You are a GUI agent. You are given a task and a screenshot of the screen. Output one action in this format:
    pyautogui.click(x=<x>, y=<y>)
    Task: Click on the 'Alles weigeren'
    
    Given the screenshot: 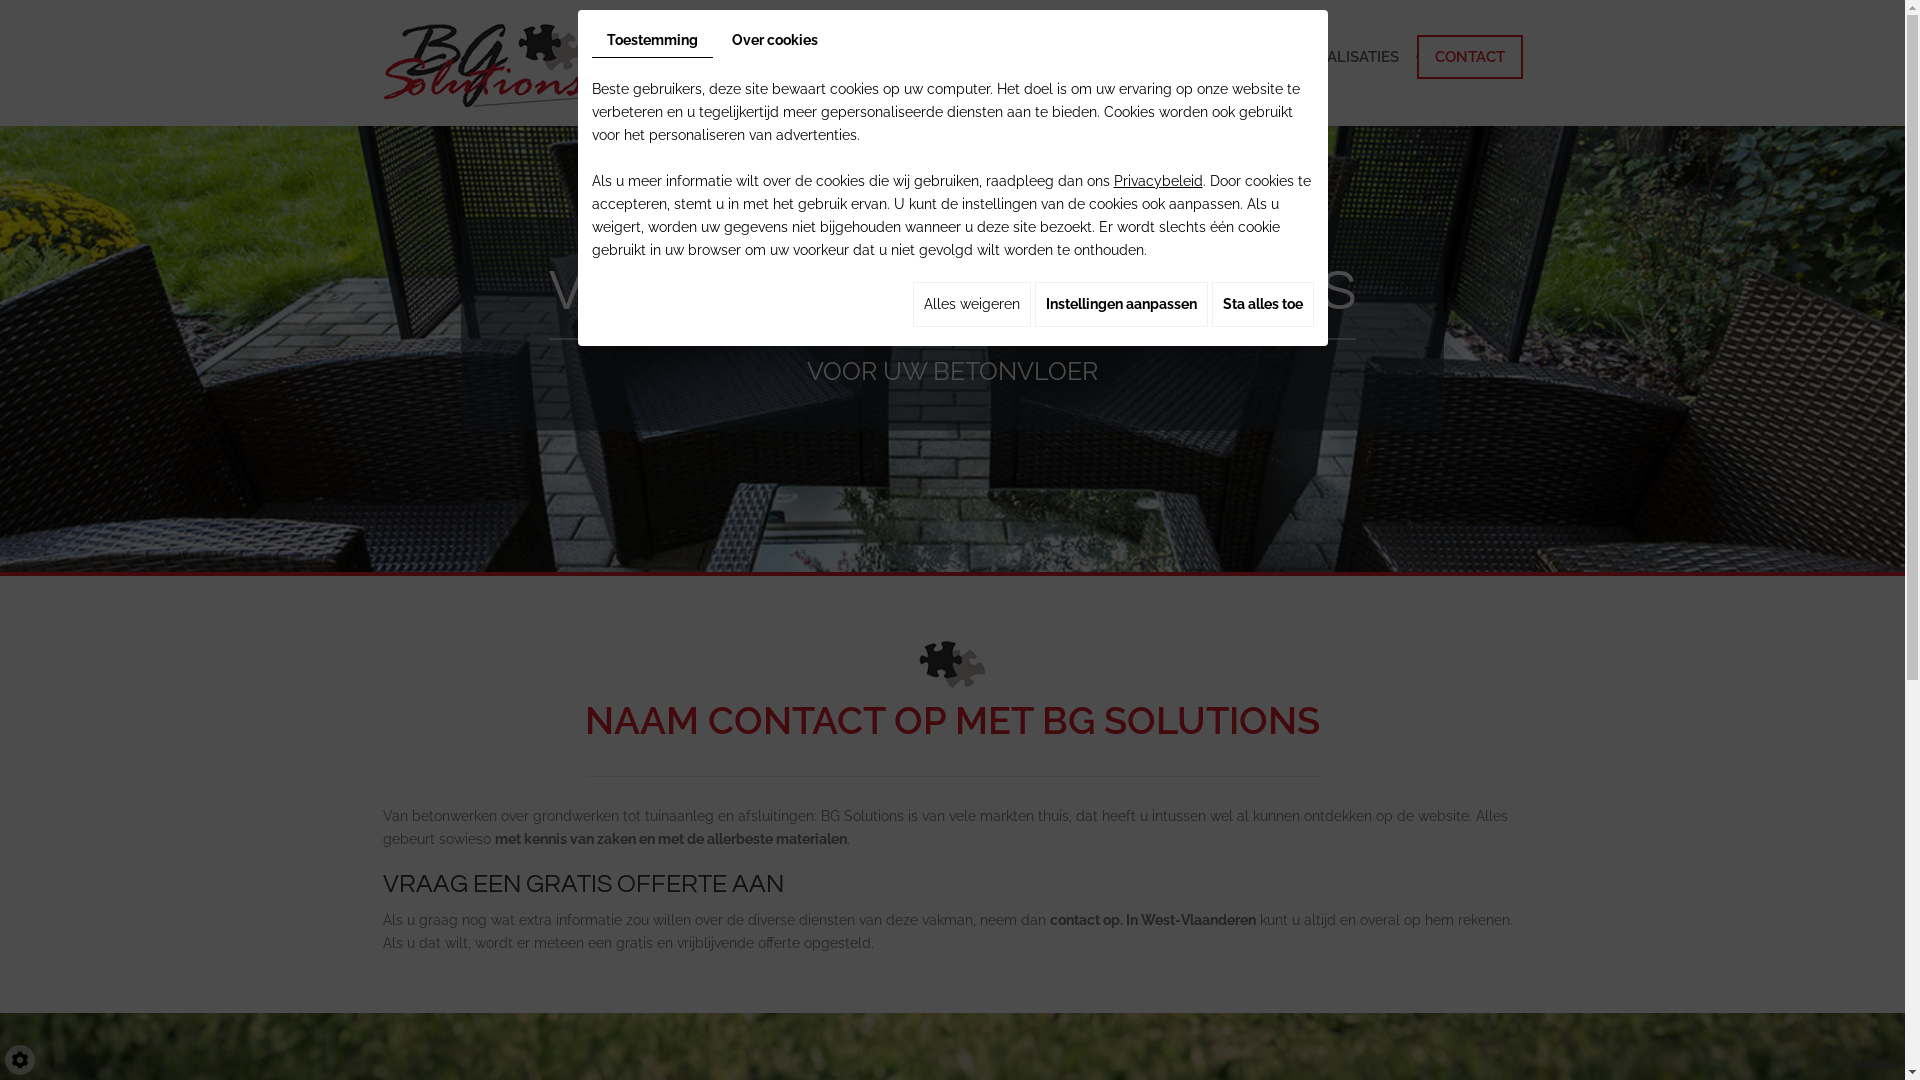 What is the action you would take?
    pyautogui.click(x=970, y=304)
    